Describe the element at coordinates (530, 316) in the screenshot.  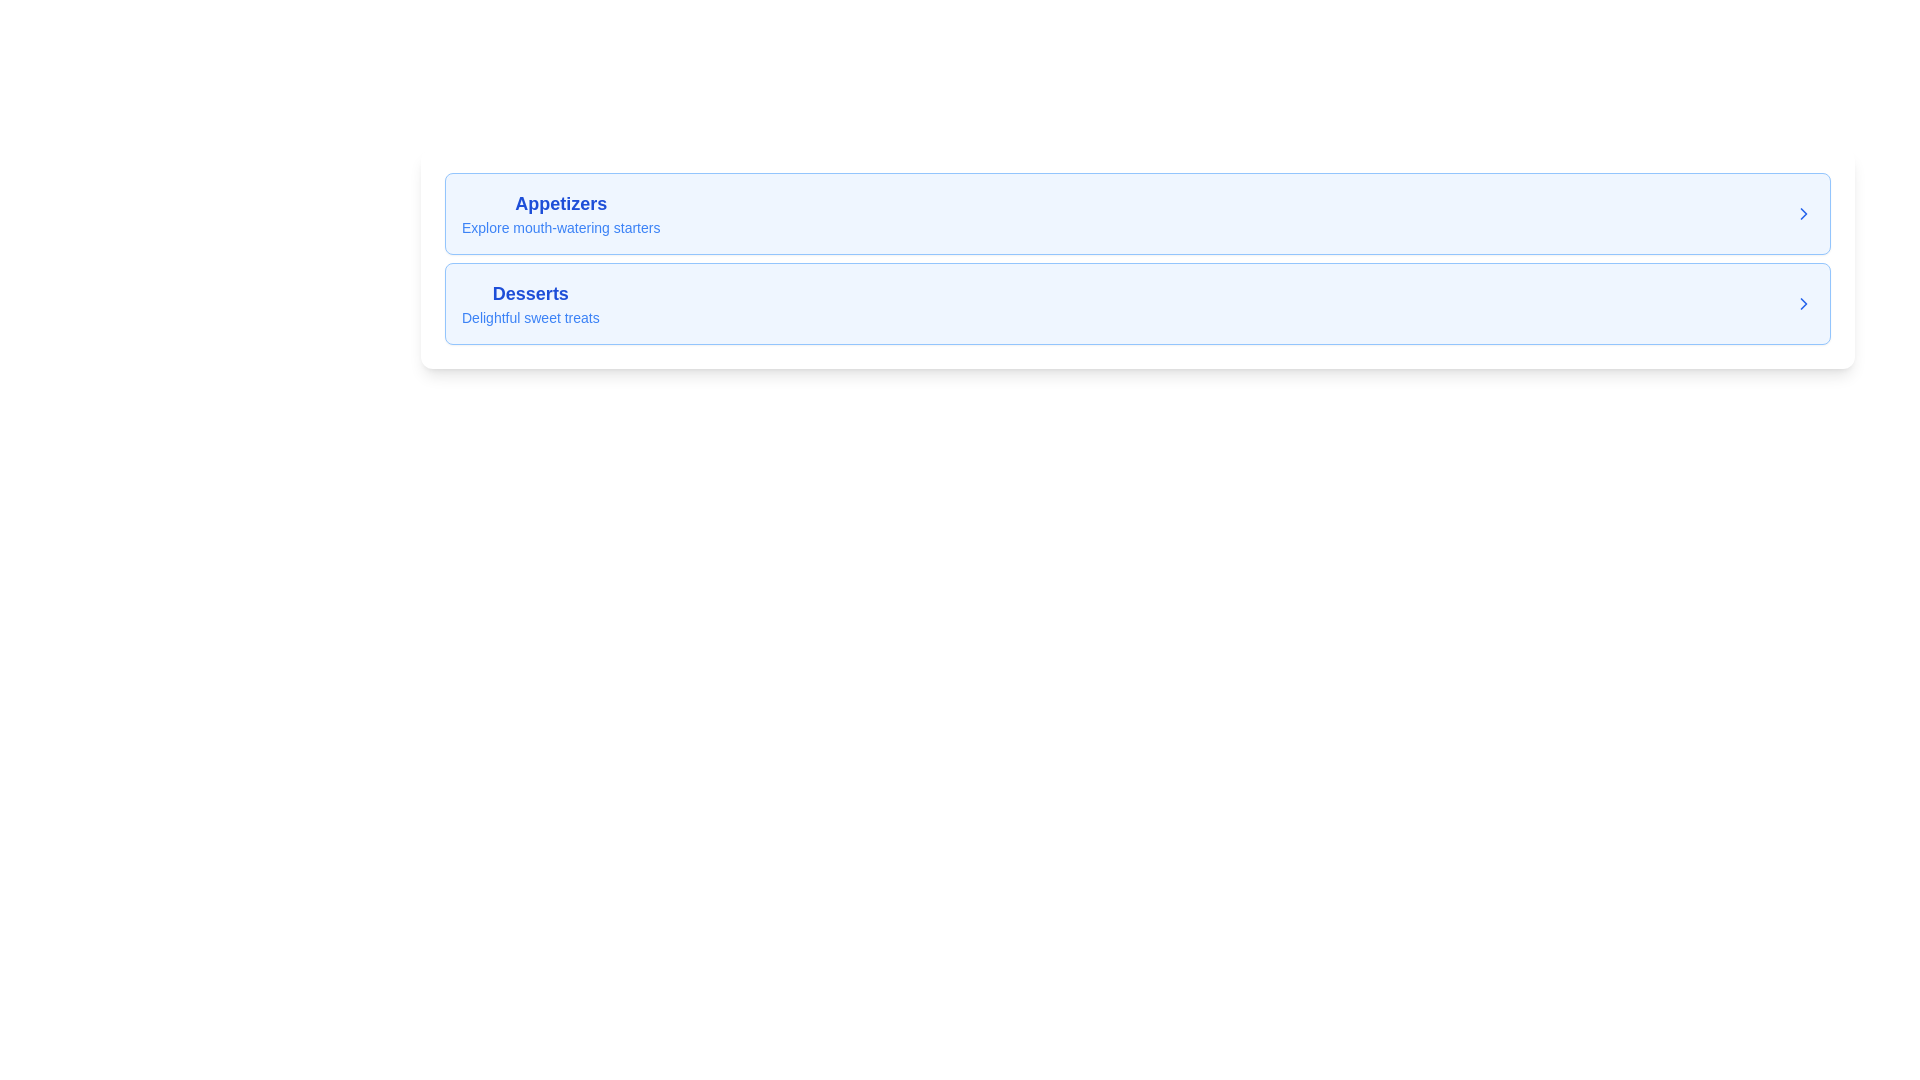
I see `styling details of the Text Label located directly below the 'Desserts' title, positioned in the center-right area of the interface` at that location.